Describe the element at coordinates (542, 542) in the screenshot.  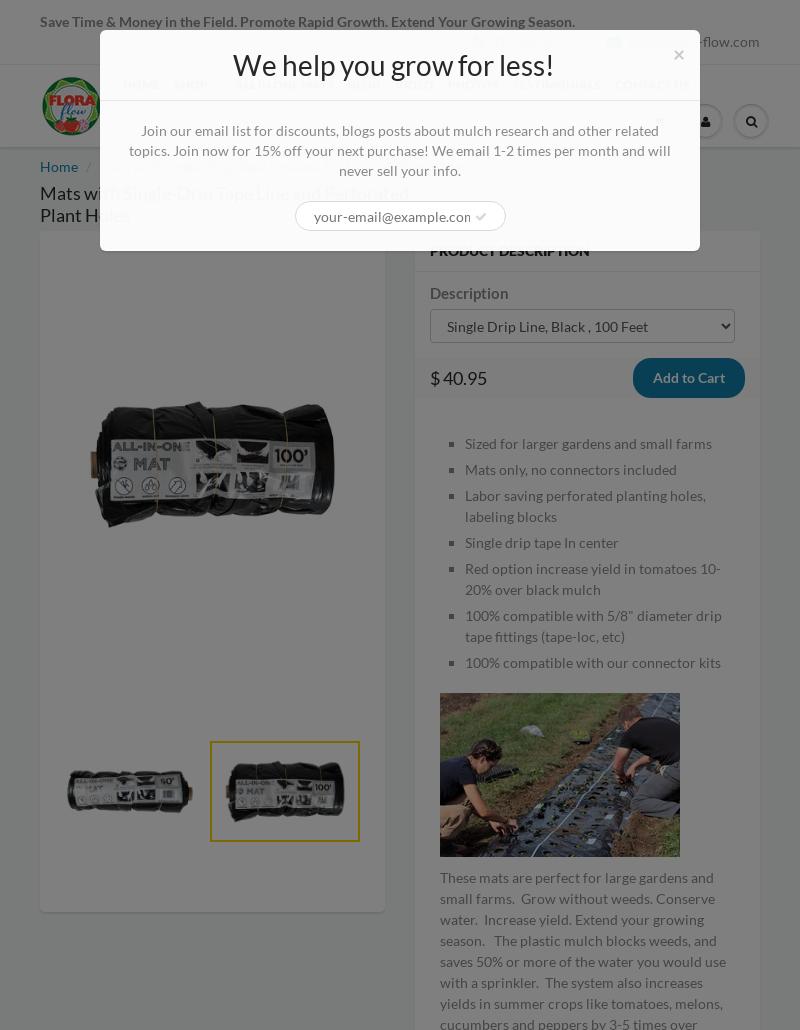
I see `'Single drip tape In center'` at that location.